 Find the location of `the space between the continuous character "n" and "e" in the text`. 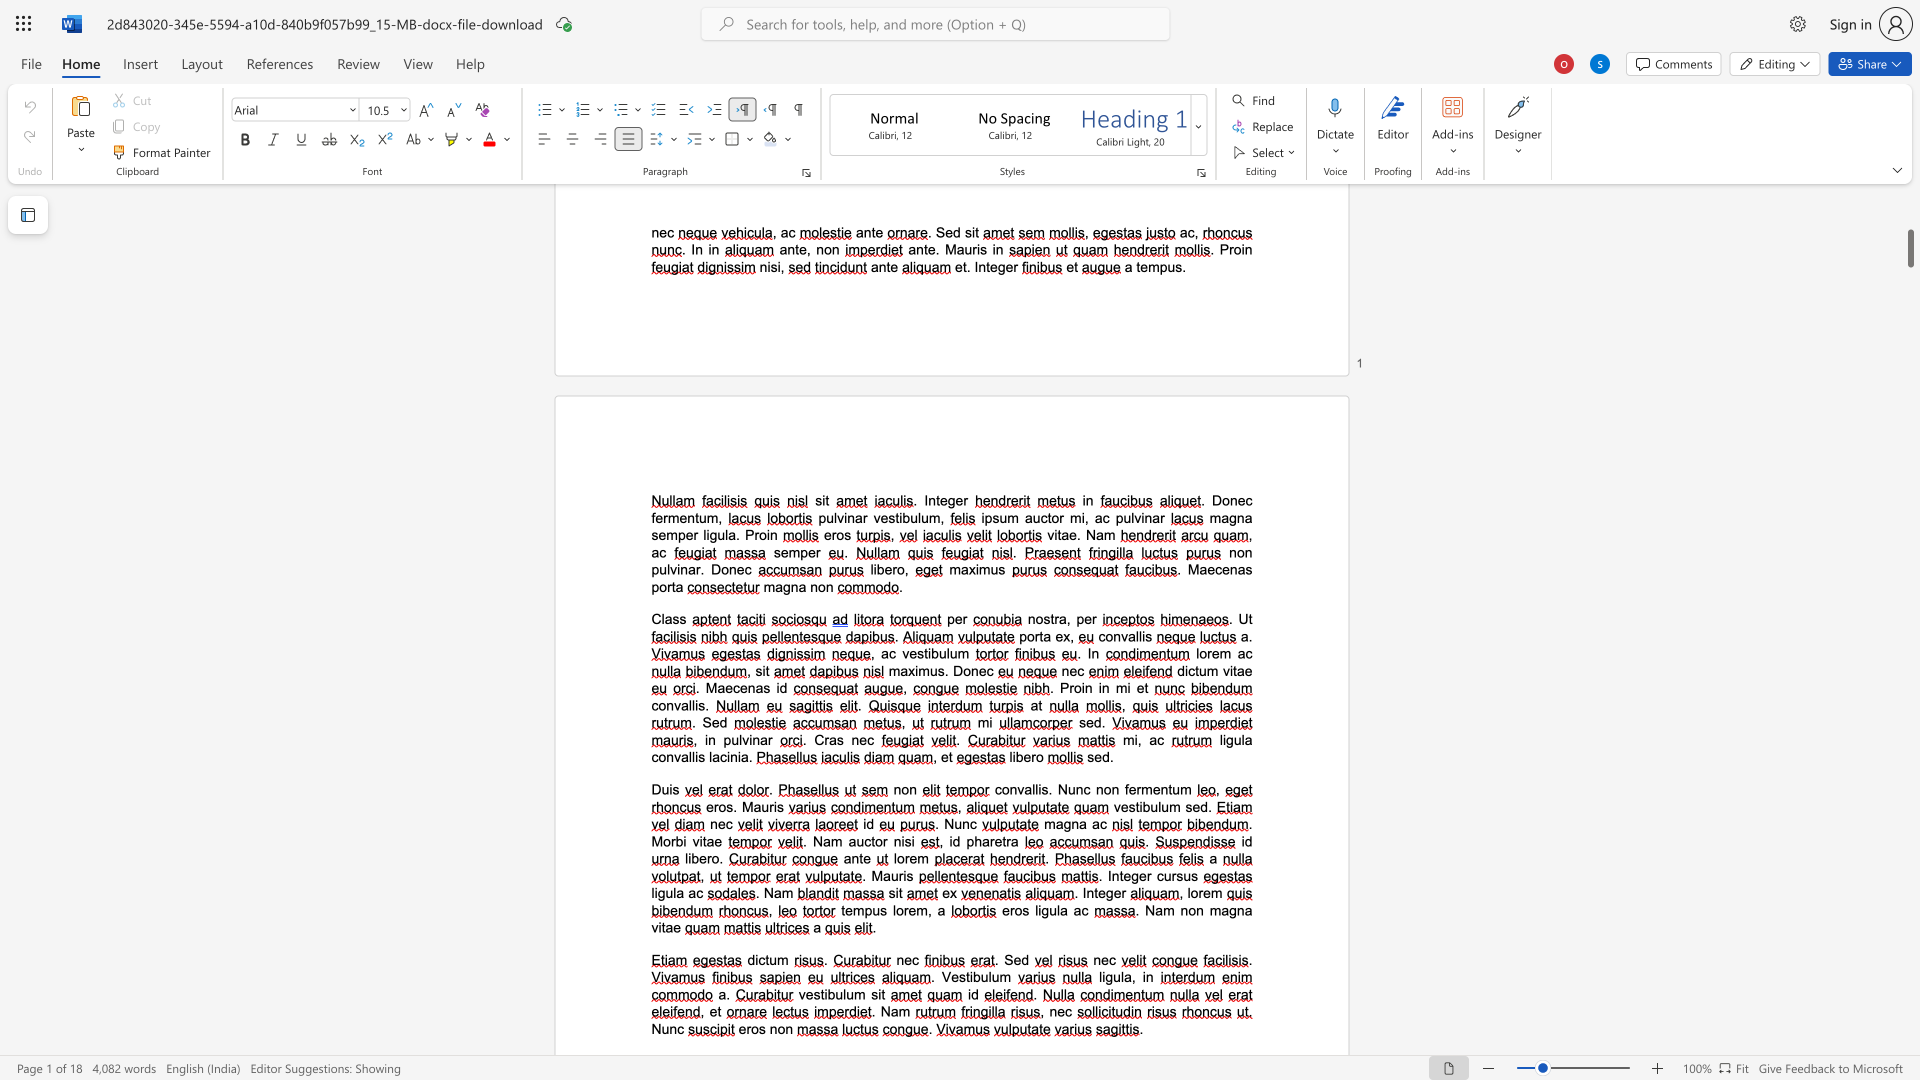

the space between the continuous character "n" and "e" in the text is located at coordinates (859, 740).